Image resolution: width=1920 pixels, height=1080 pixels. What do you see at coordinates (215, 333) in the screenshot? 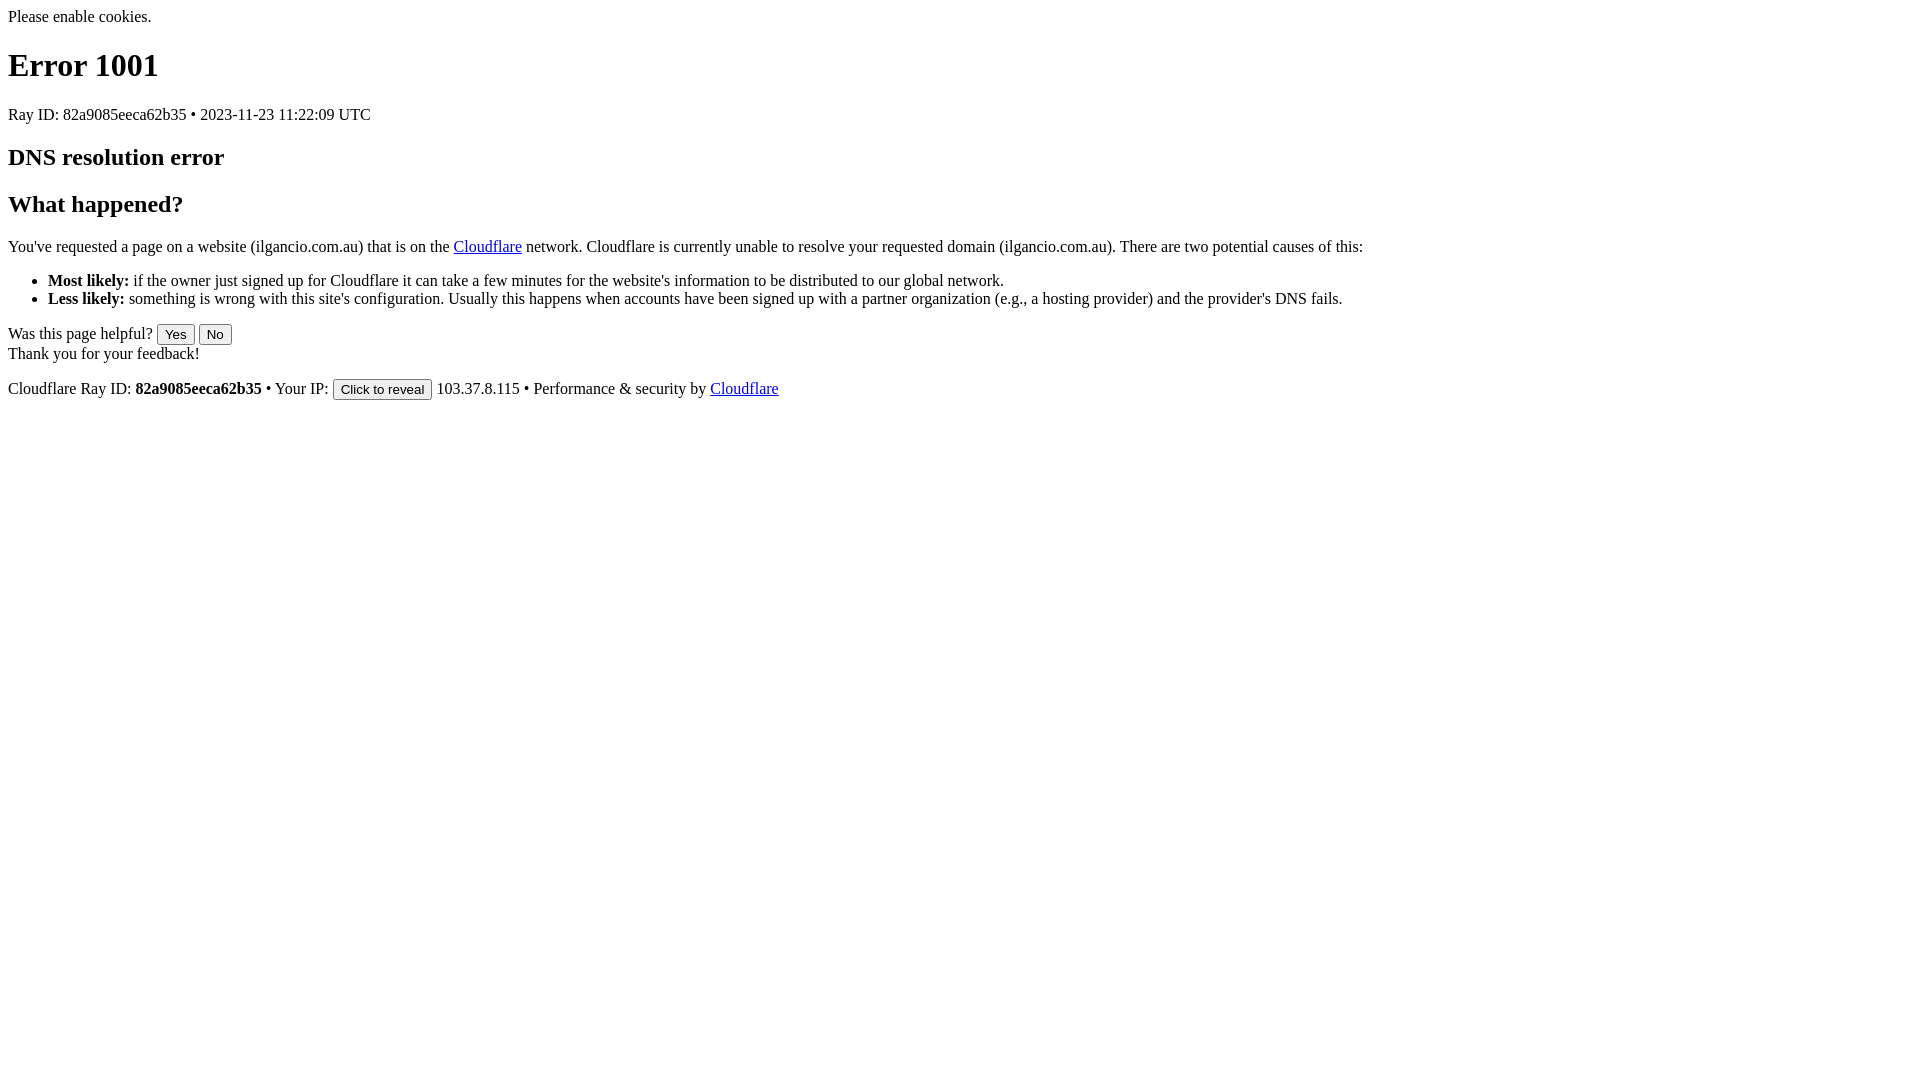
I see `'No'` at bounding box center [215, 333].